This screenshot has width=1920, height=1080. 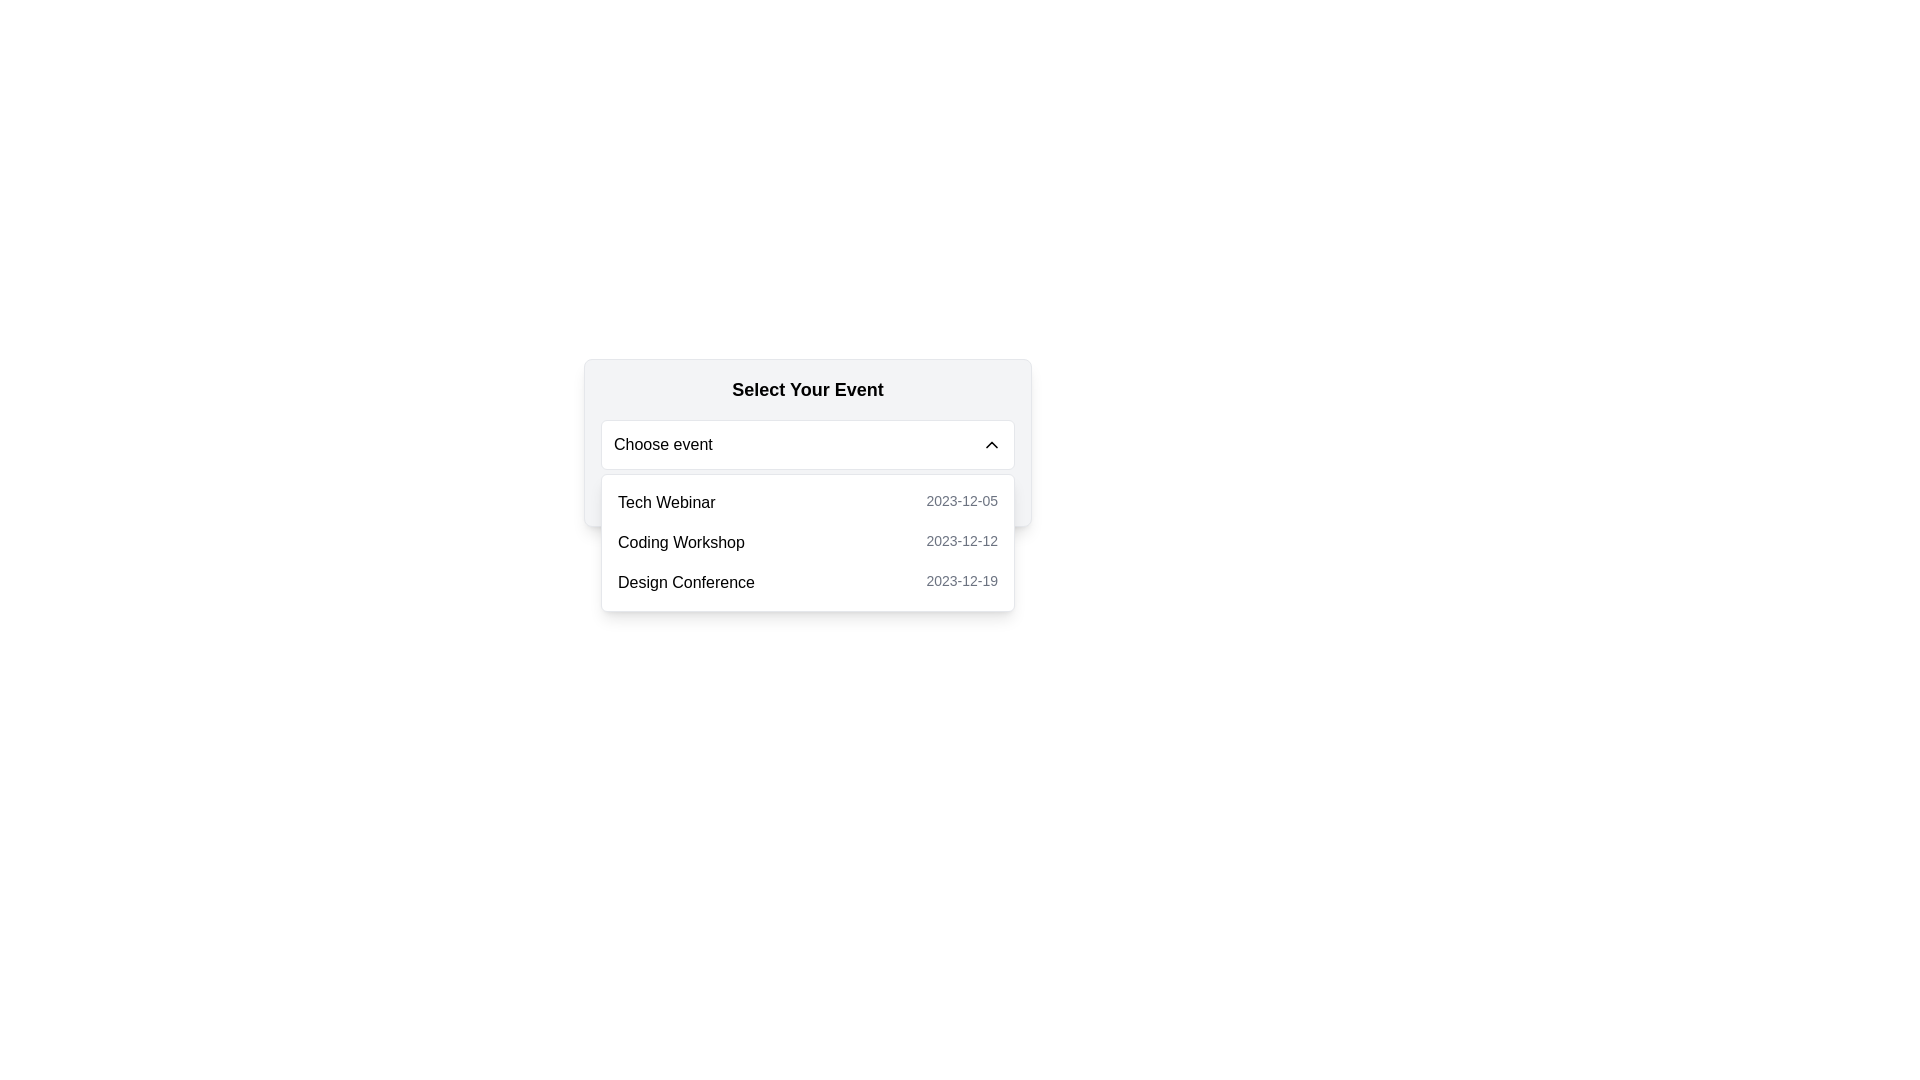 I want to click on the options in the 'Select Your Event' dropdown menu, so click(x=807, y=442).